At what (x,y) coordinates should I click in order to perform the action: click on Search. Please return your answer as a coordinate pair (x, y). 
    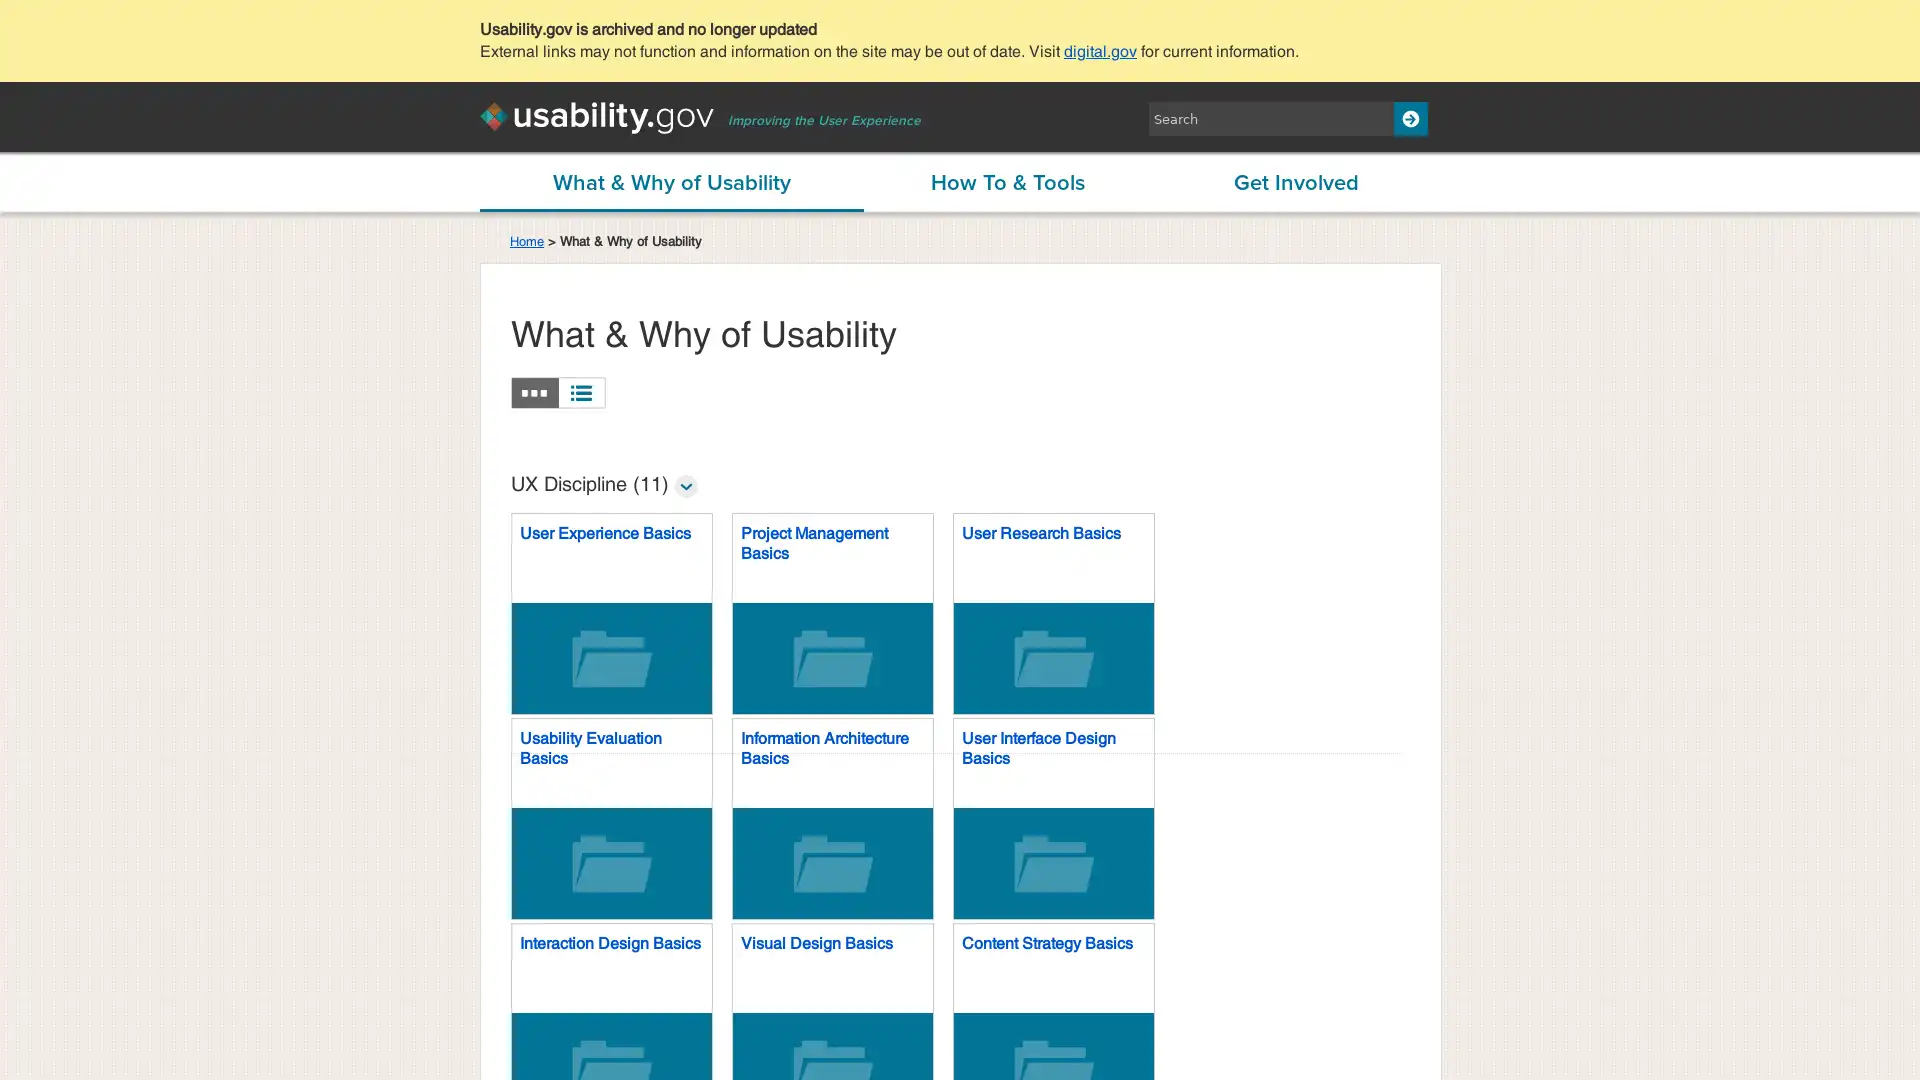
    Looking at the image, I should click on (1410, 119).